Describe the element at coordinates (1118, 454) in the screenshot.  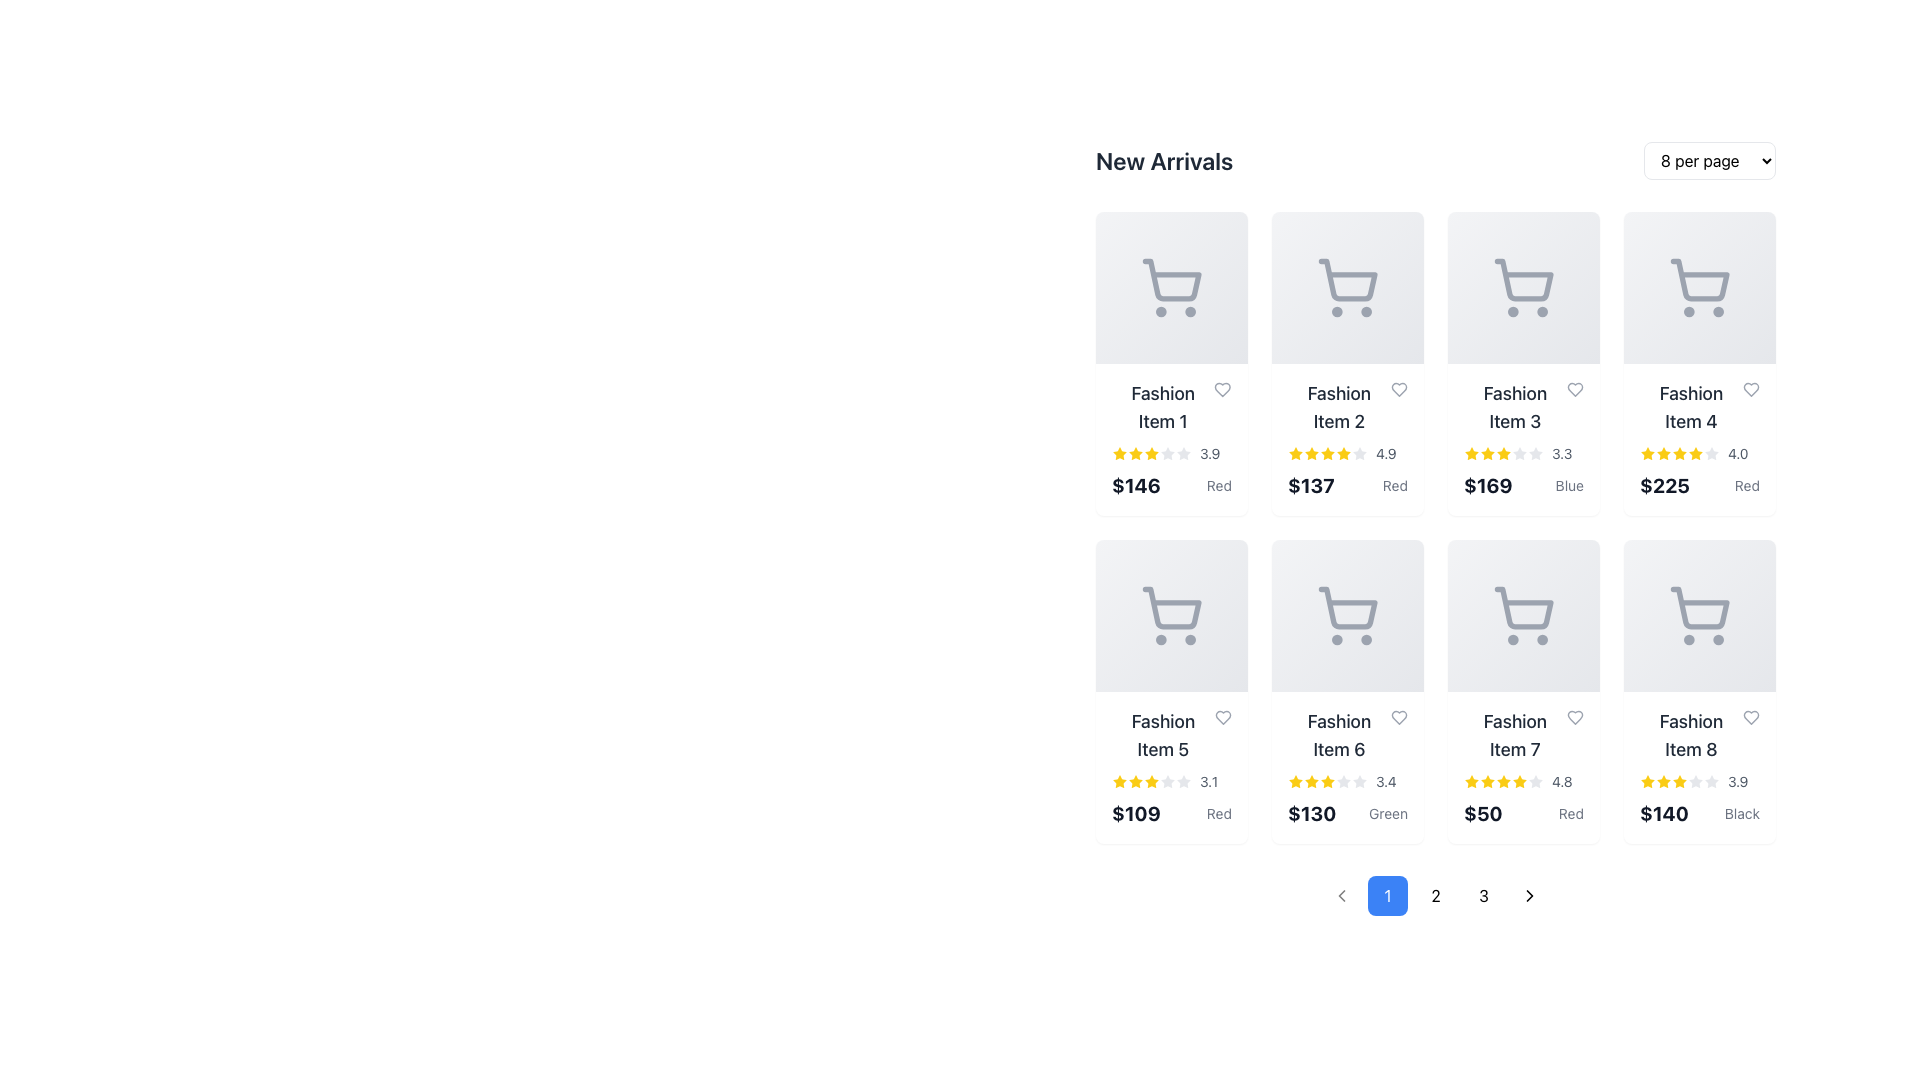
I see `the first star icon of the rating indicator under the 'Fashion Item 1' listing in the 'New Arrivals' section, next to the numeric rating value '3.9'` at that location.